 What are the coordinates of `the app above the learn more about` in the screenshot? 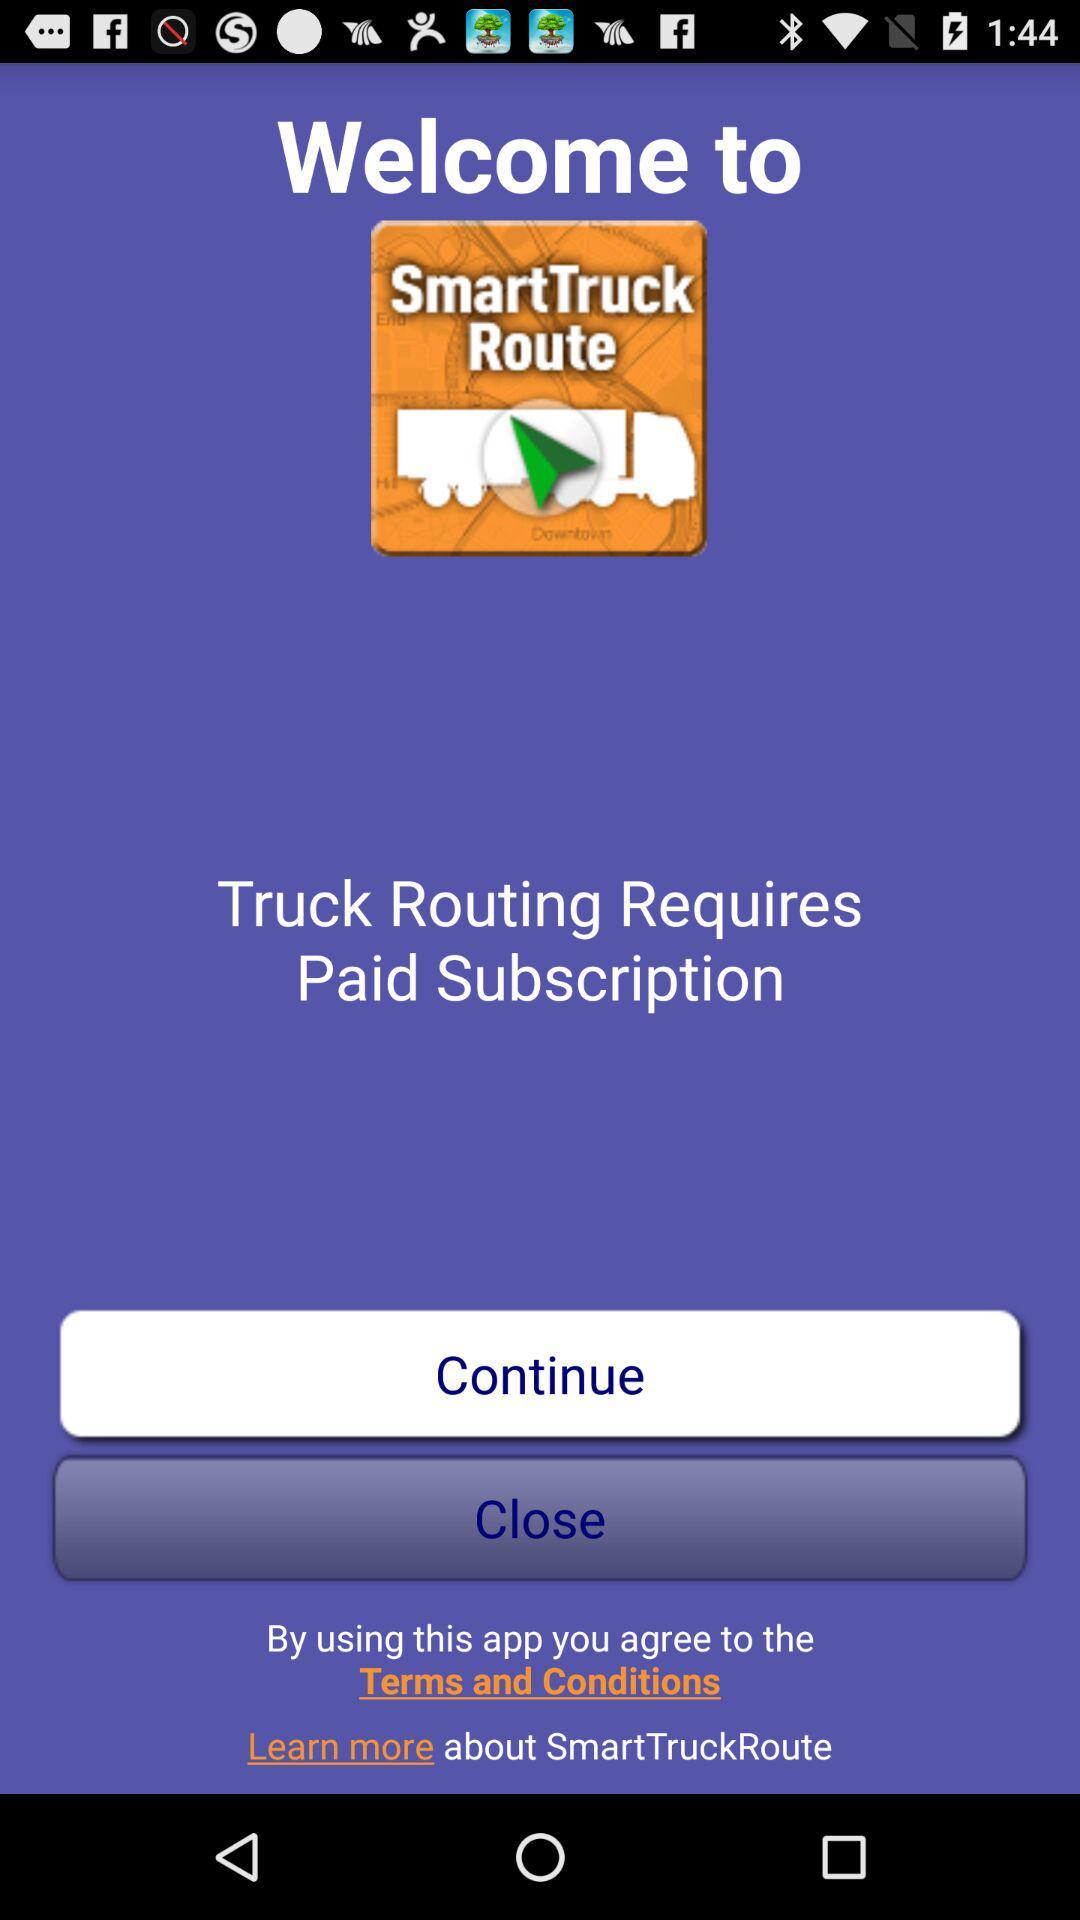 It's located at (540, 1650).